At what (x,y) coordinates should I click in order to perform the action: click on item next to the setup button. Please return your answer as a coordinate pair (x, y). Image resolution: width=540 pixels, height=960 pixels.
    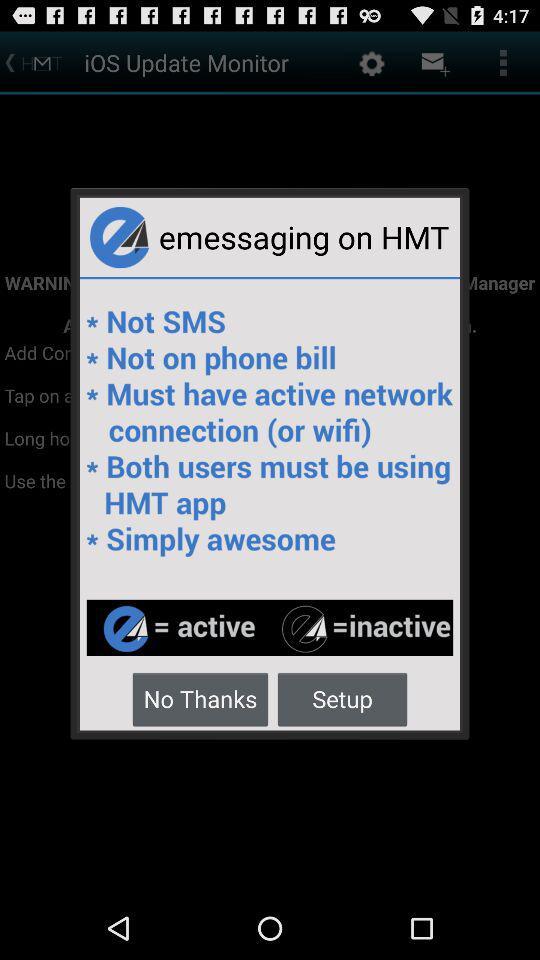
    Looking at the image, I should click on (200, 698).